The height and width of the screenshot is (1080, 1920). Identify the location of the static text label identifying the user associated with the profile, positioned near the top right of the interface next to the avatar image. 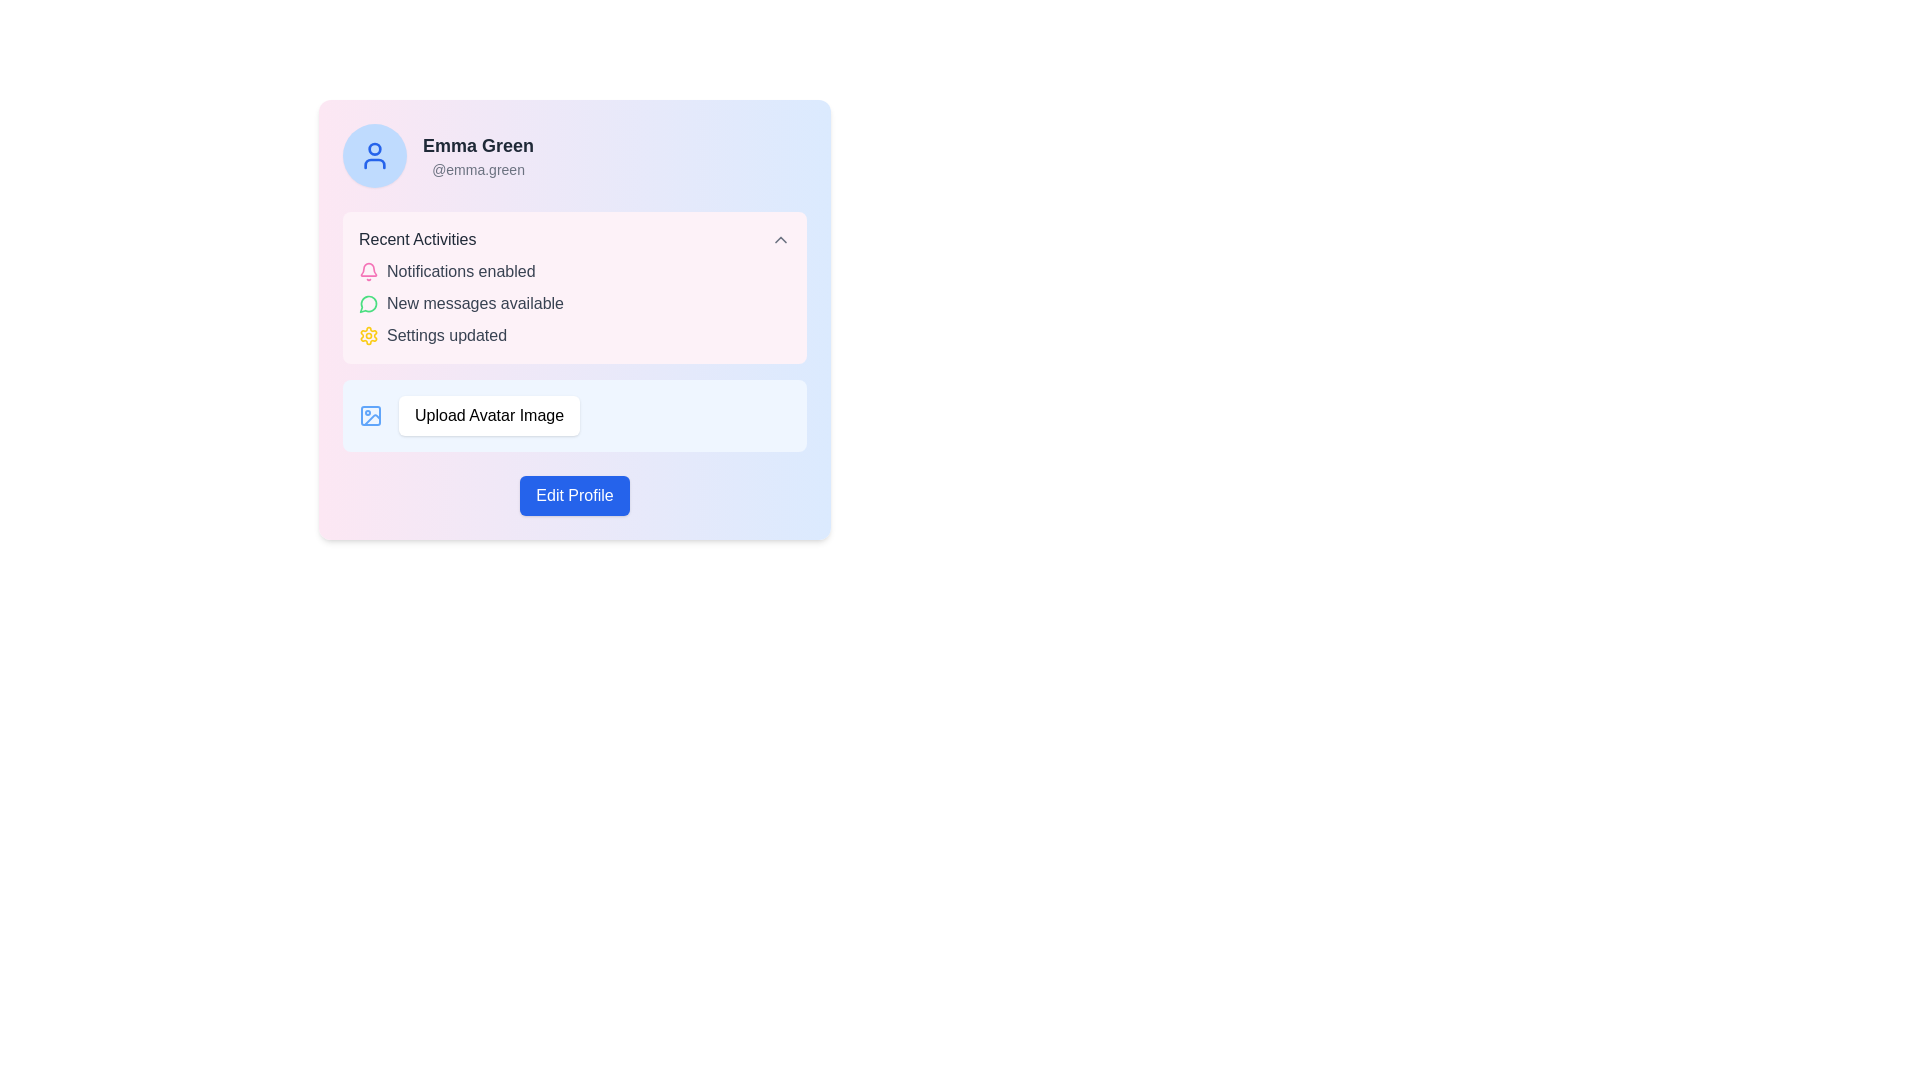
(477, 145).